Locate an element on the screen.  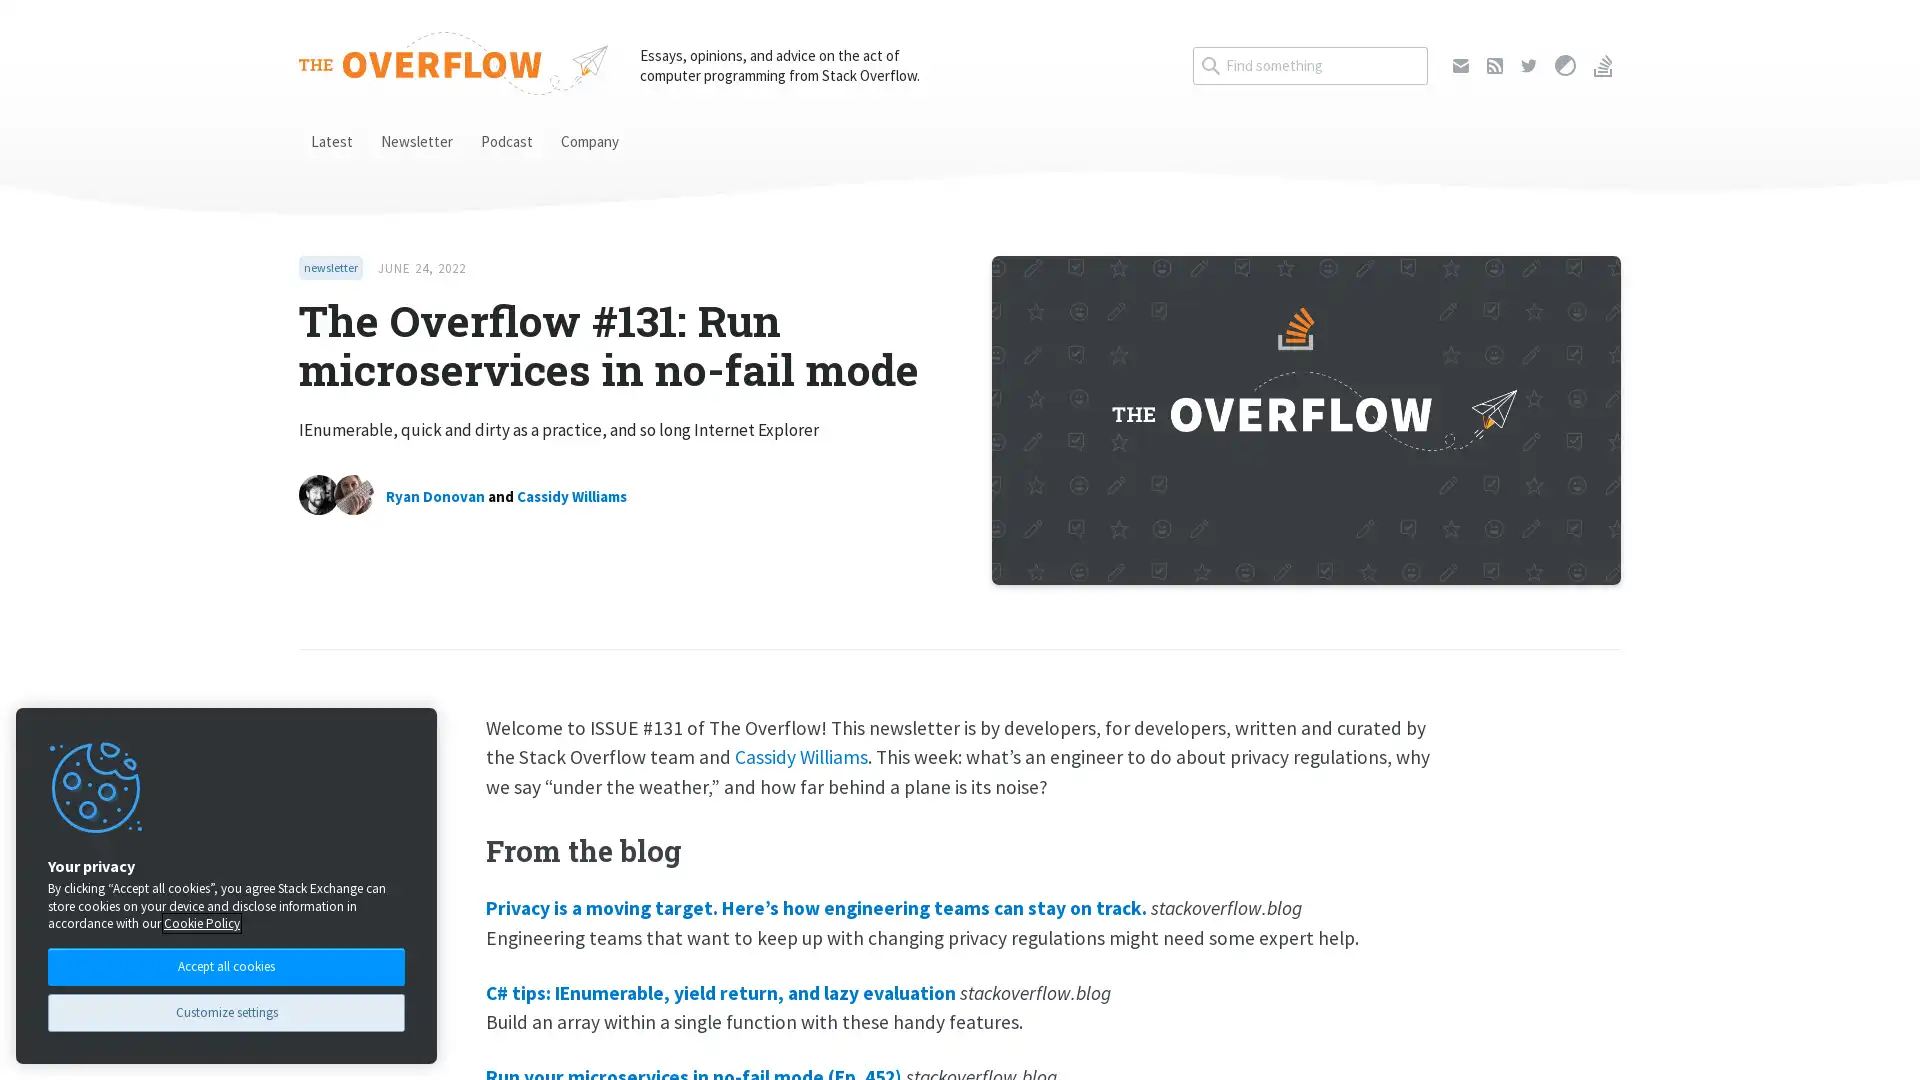
Customize settings is located at coordinates (226, 1012).